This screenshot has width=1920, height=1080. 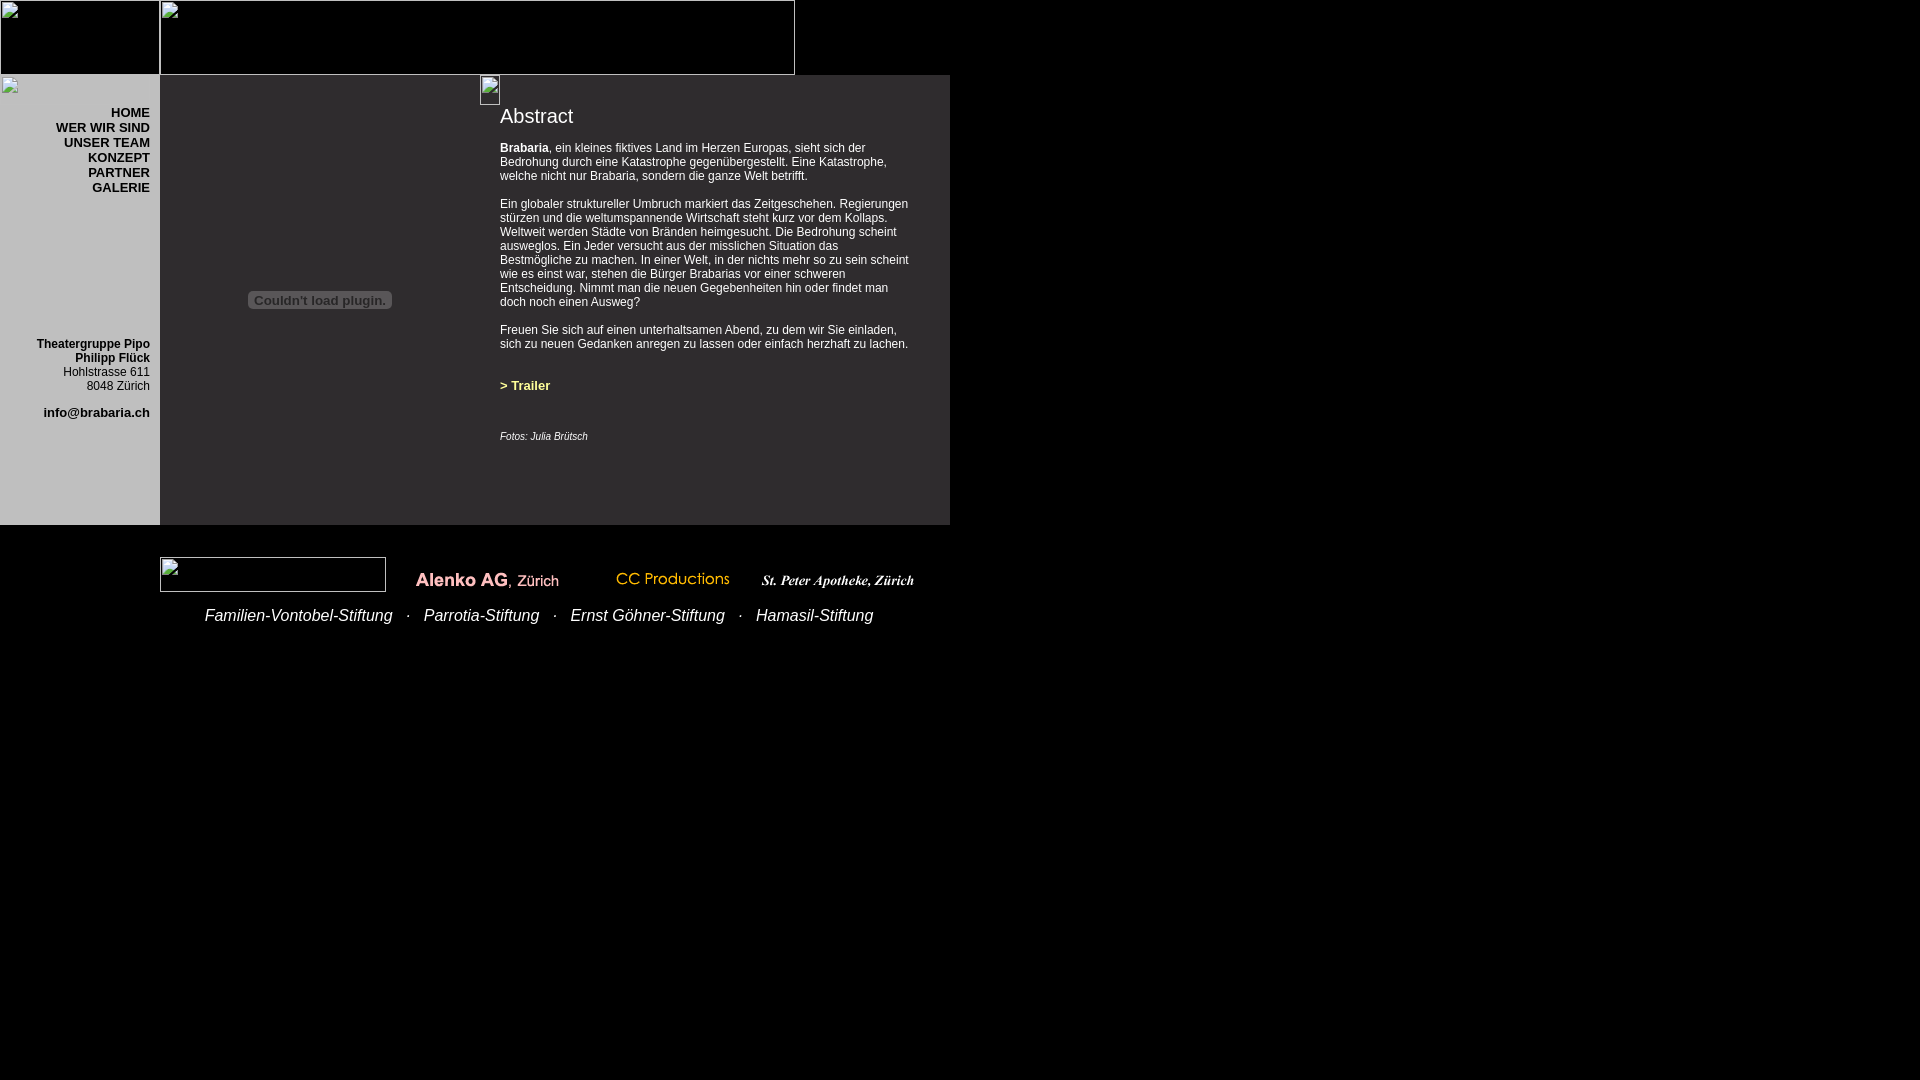 I want to click on 'GALERIE', so click(x=119, y=187).